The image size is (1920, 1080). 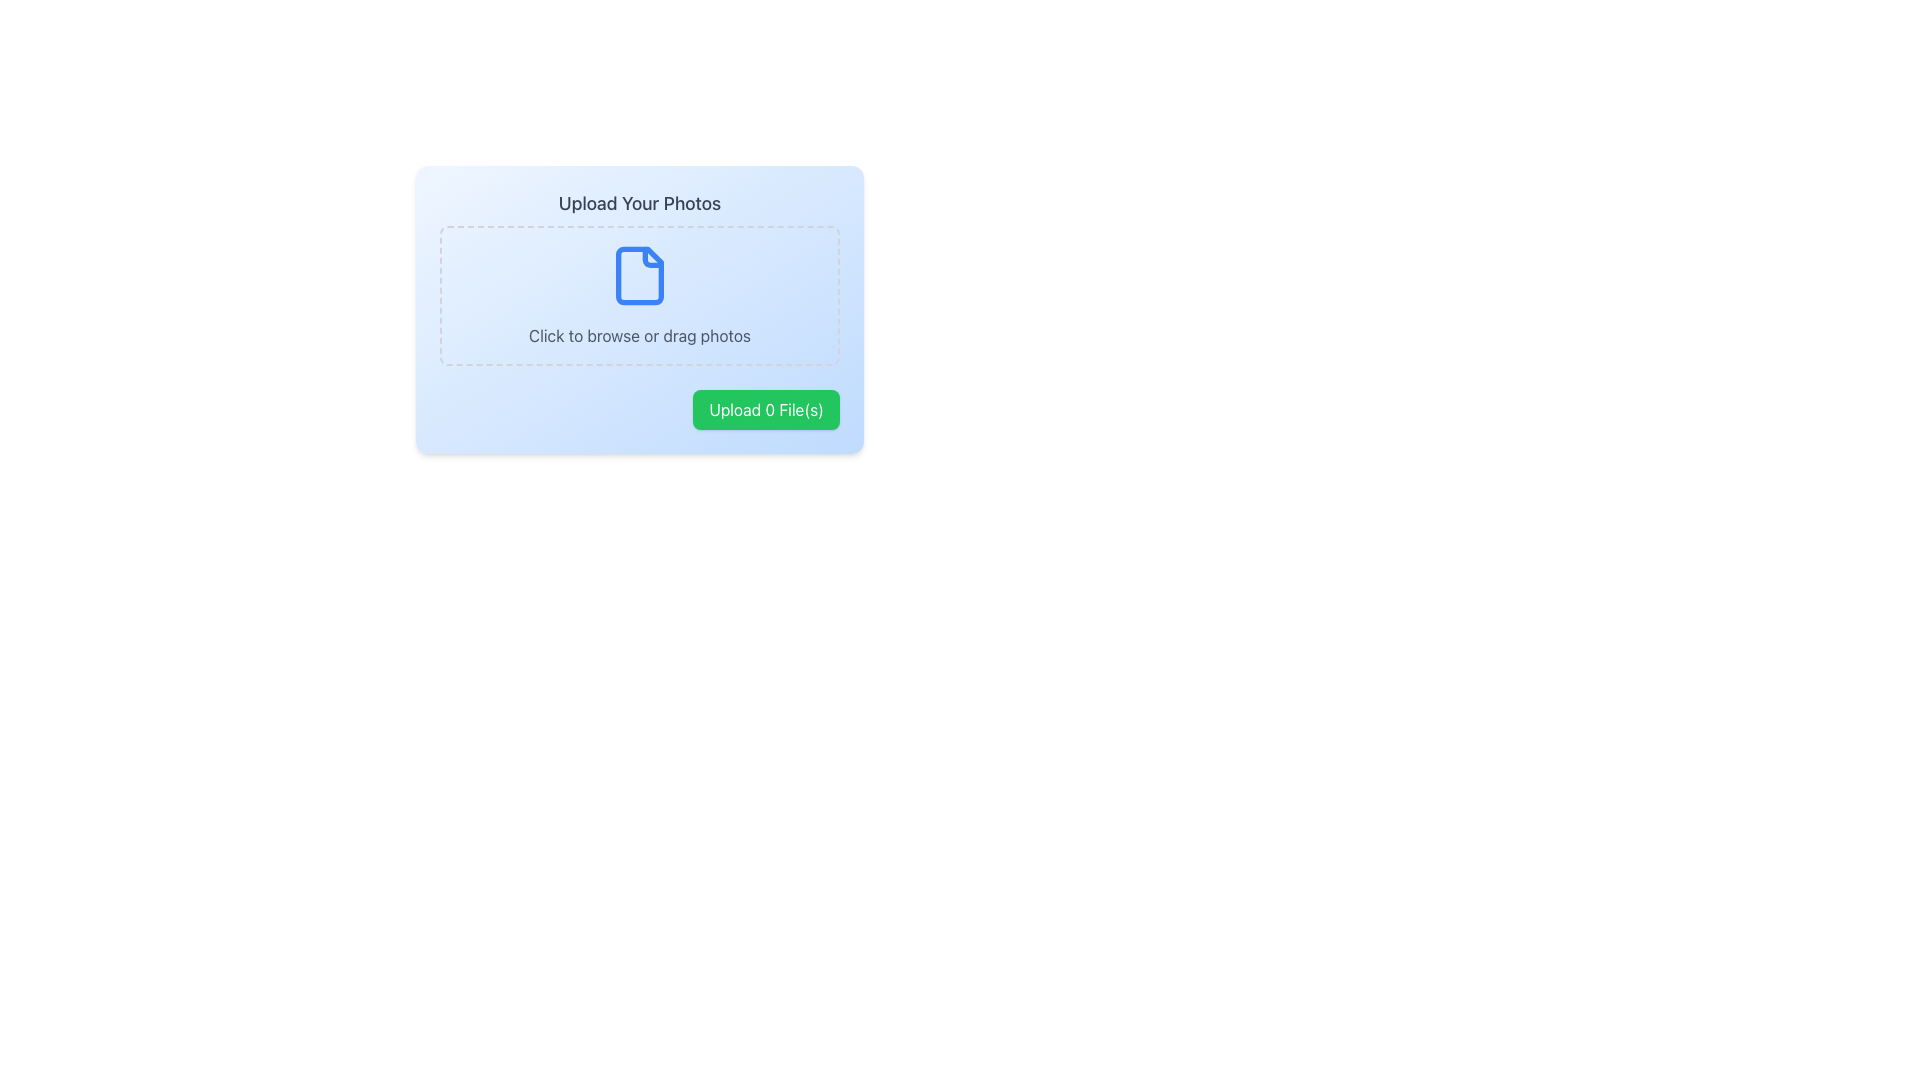 What do you see at coordinates (638, 276) in the screenshot?
I see `the file document icon outlined in blue, centrally placed within the dashed rectangle of the 'Upload Your Photos' layout` at bounding box center [638, 276].